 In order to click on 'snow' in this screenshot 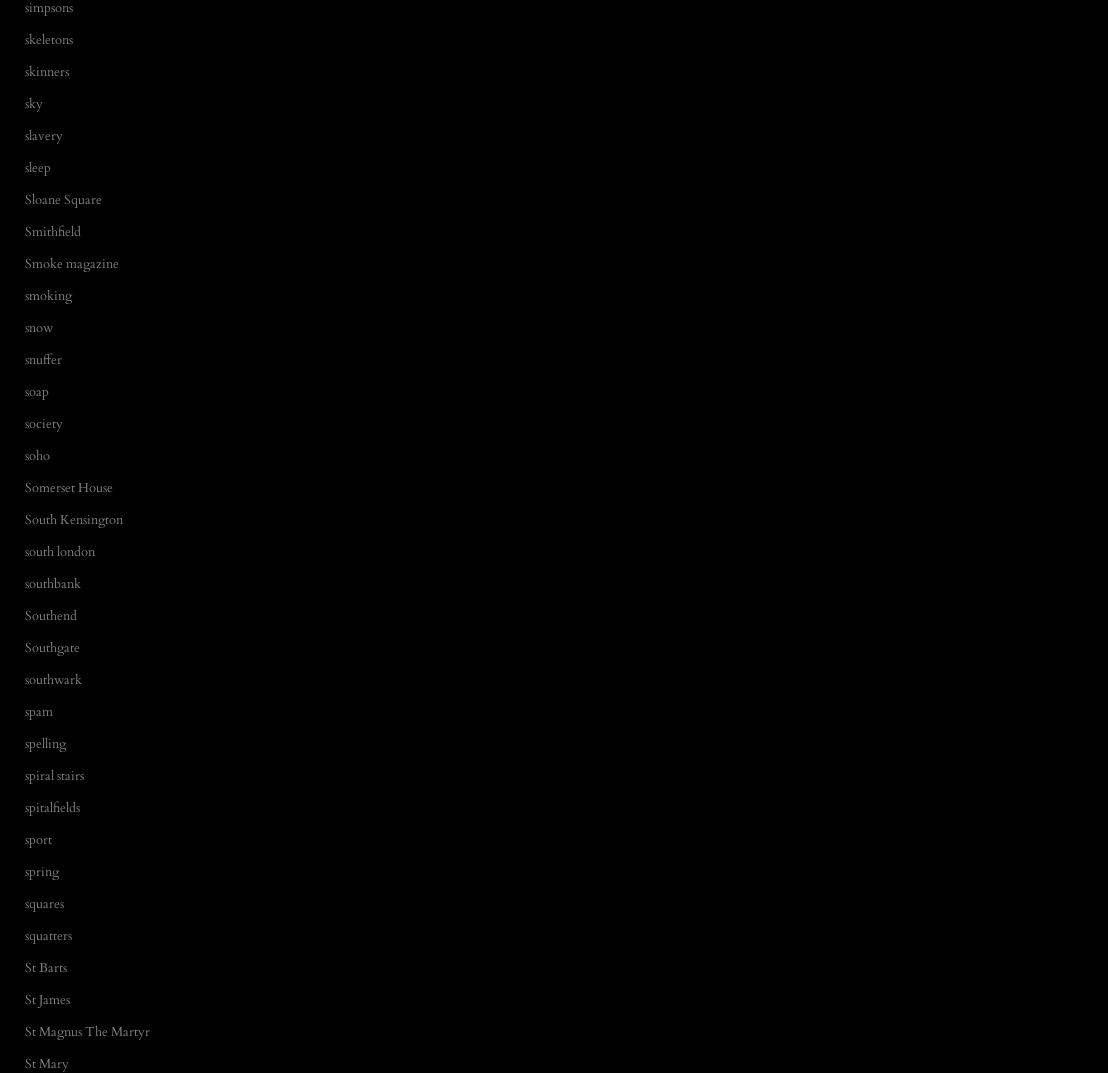, I will do `click(39, 327)`.